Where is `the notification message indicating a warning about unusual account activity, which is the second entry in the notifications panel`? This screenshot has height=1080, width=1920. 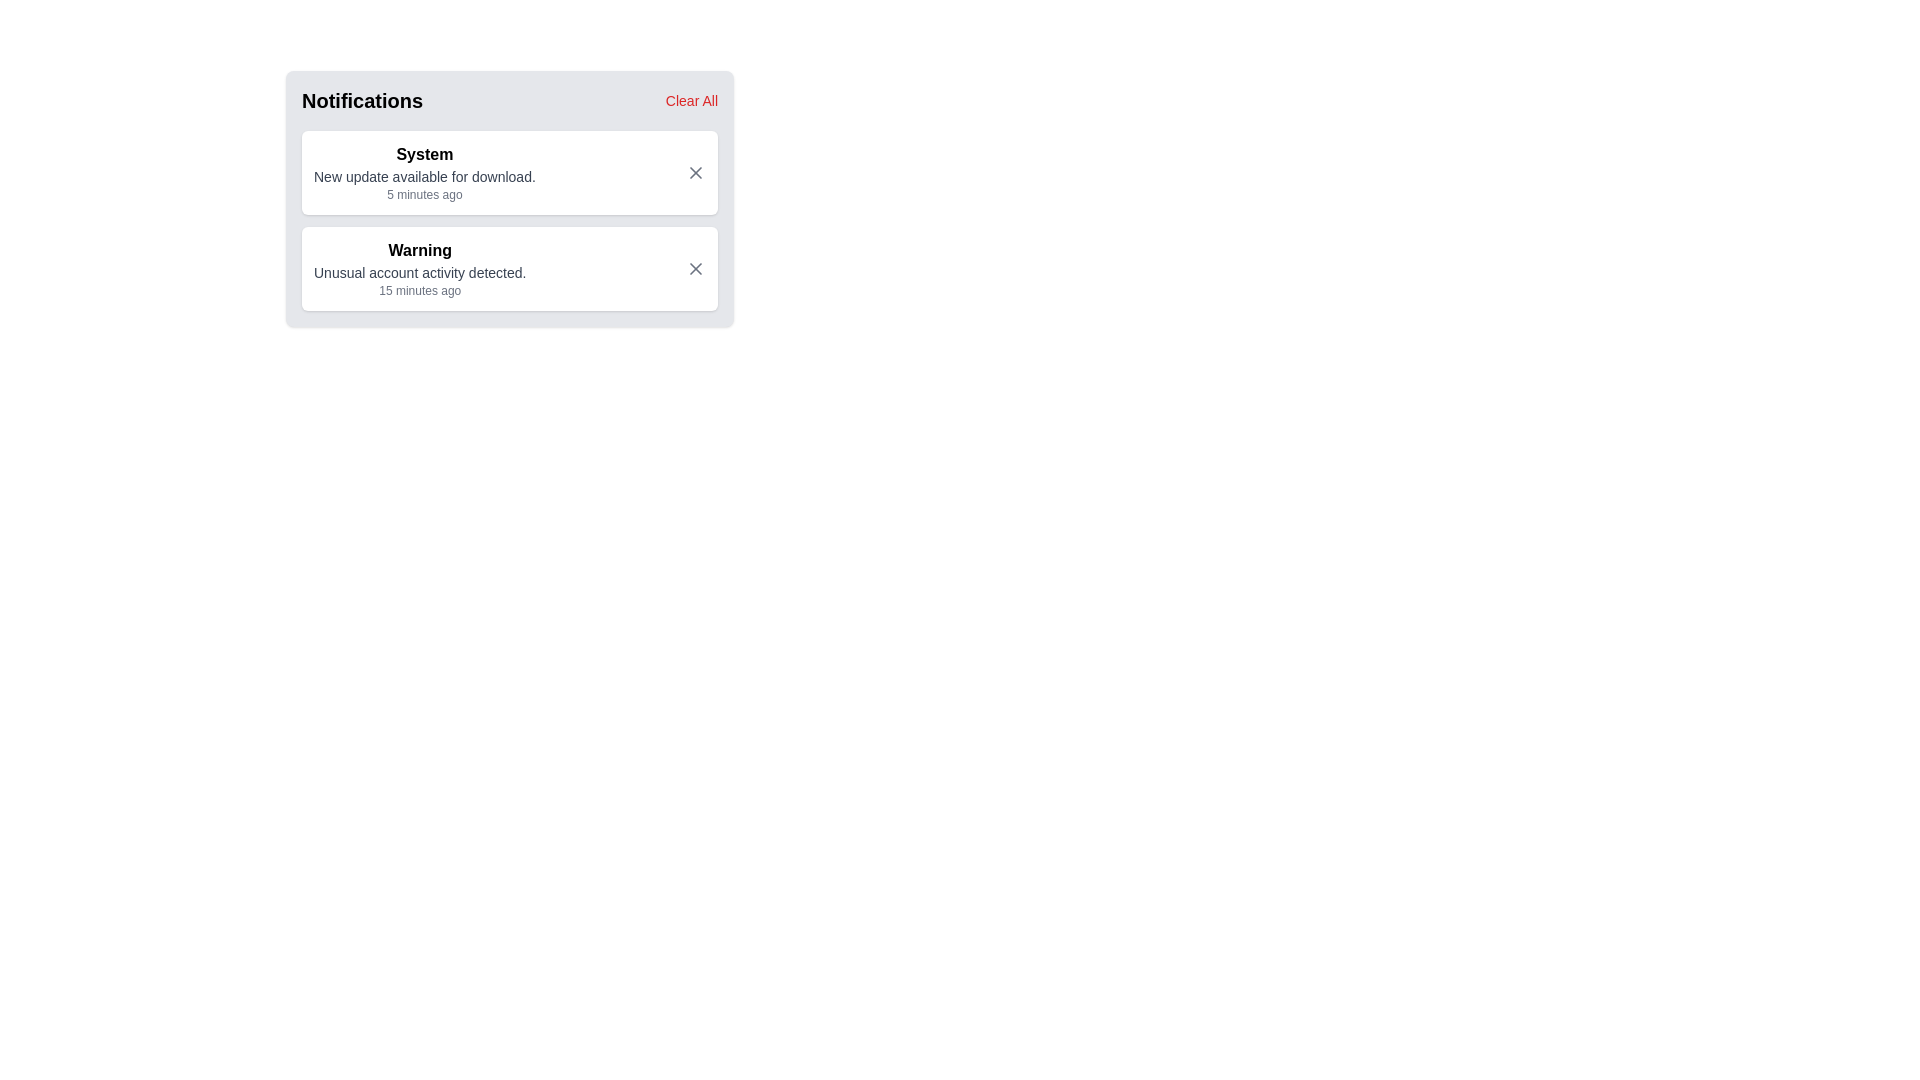
the notification message indicating a warning about unusual account activity, which is the second entry in the notifications panel is located at coordinates (419, 268).